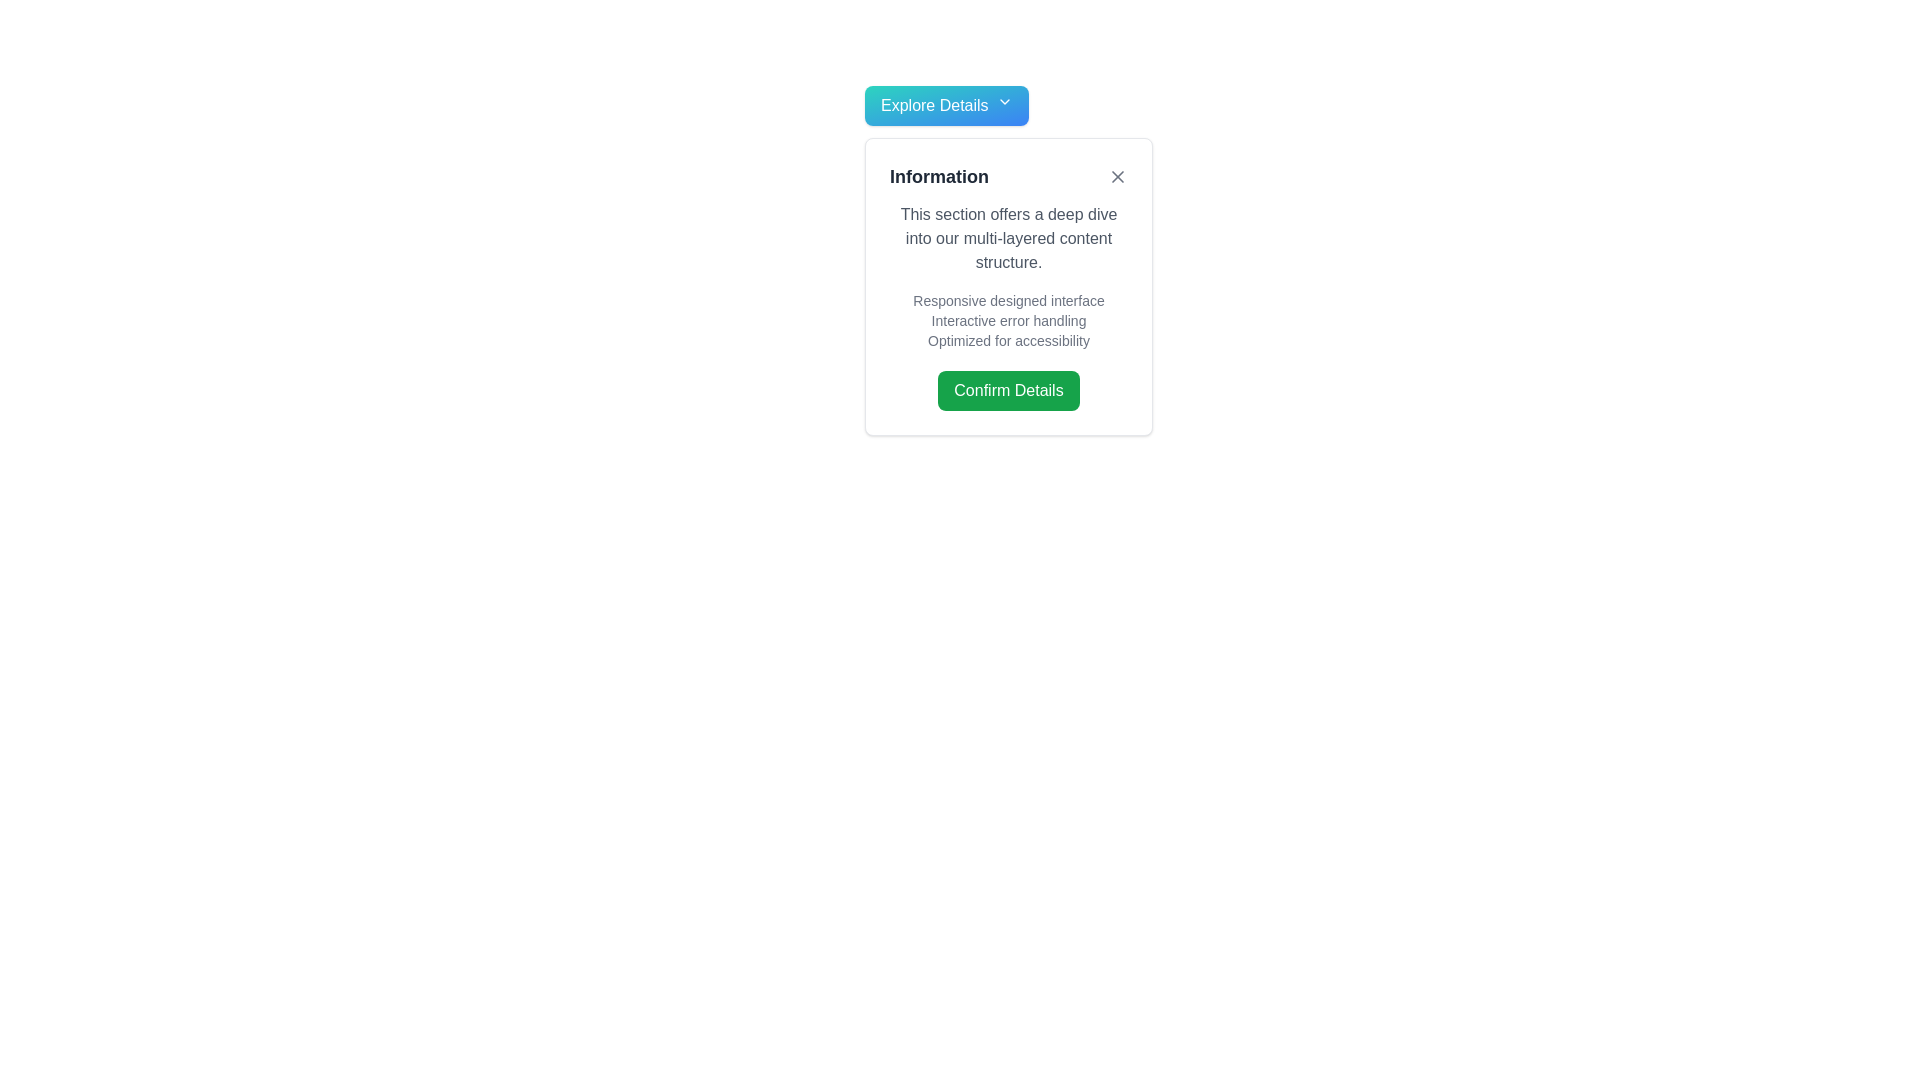 This screenshot has height=1080, width=1920. What do you see at coordinates (945, 105) in the screenshot?
I see `the button located above the 'Information' box` at bounding box center [945, 105].